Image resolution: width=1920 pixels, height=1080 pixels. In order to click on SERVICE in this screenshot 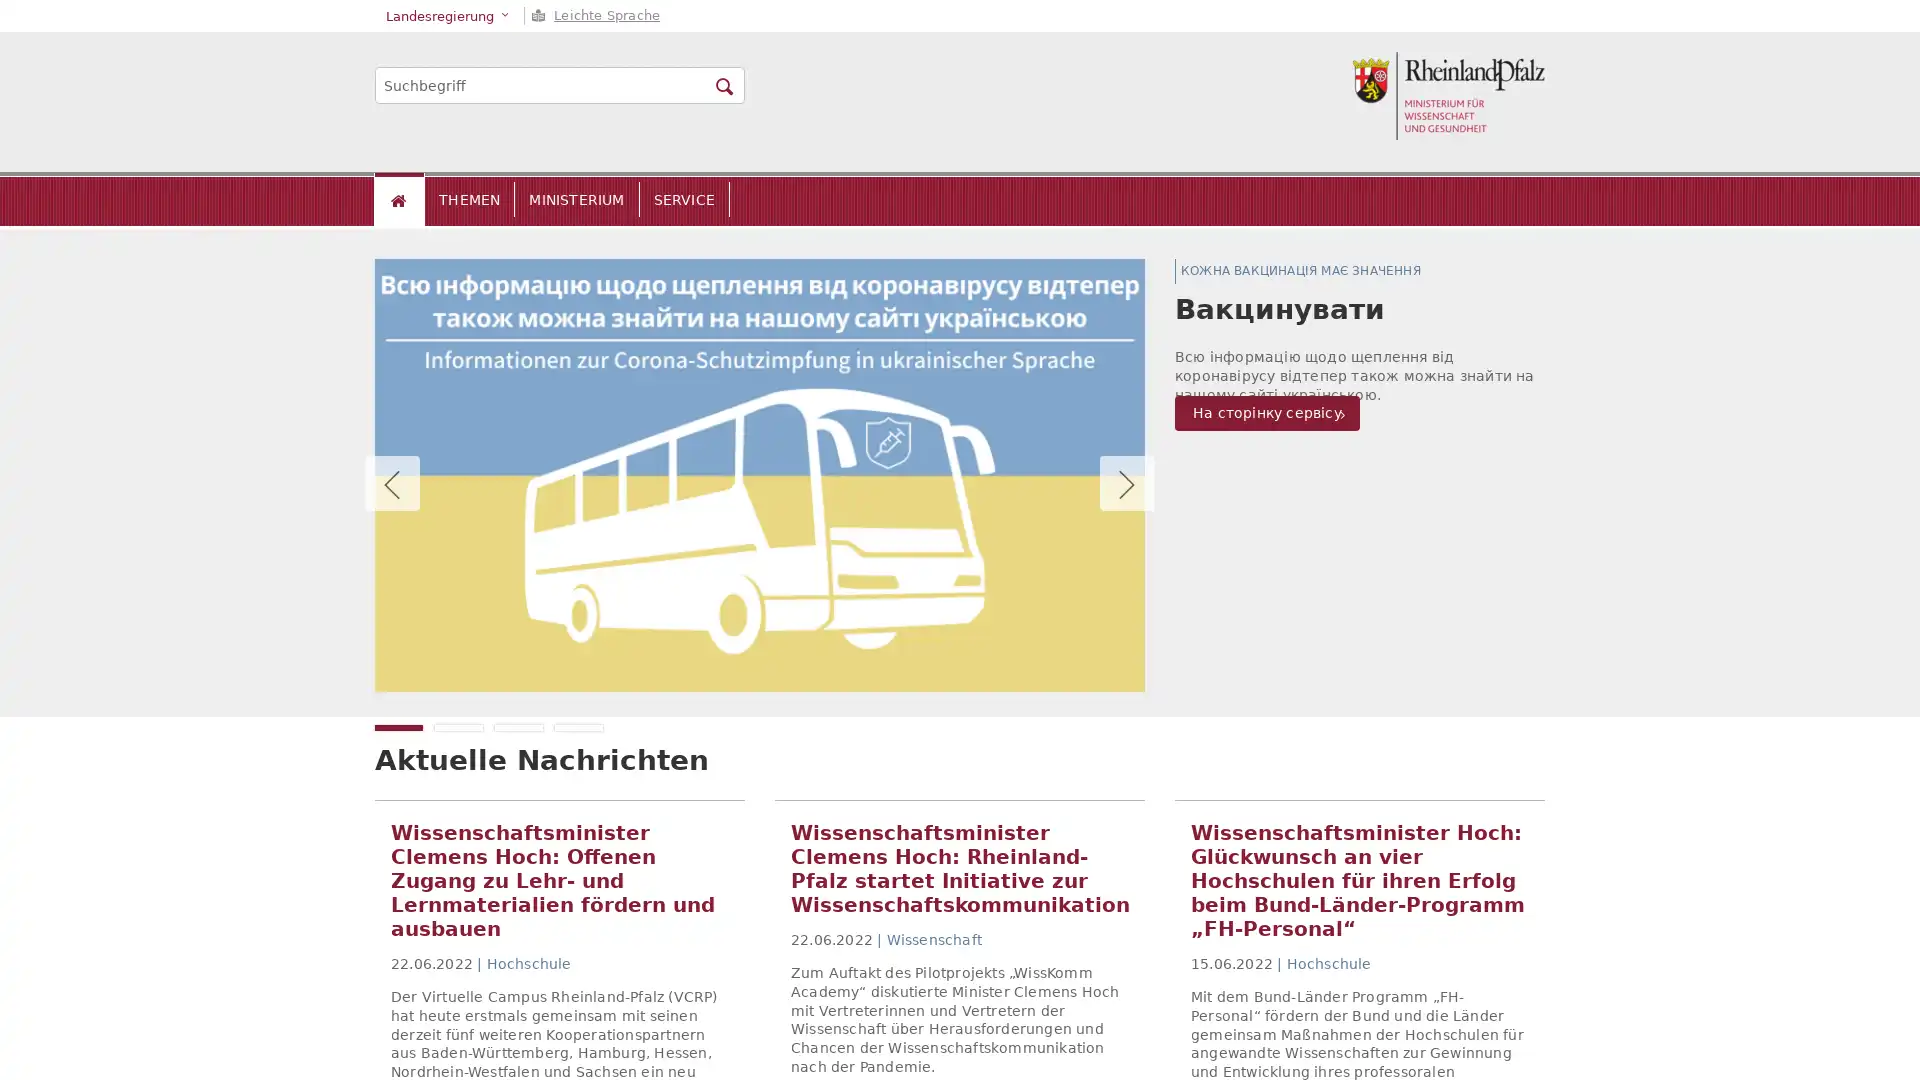, I will do `click(683, 200)`.